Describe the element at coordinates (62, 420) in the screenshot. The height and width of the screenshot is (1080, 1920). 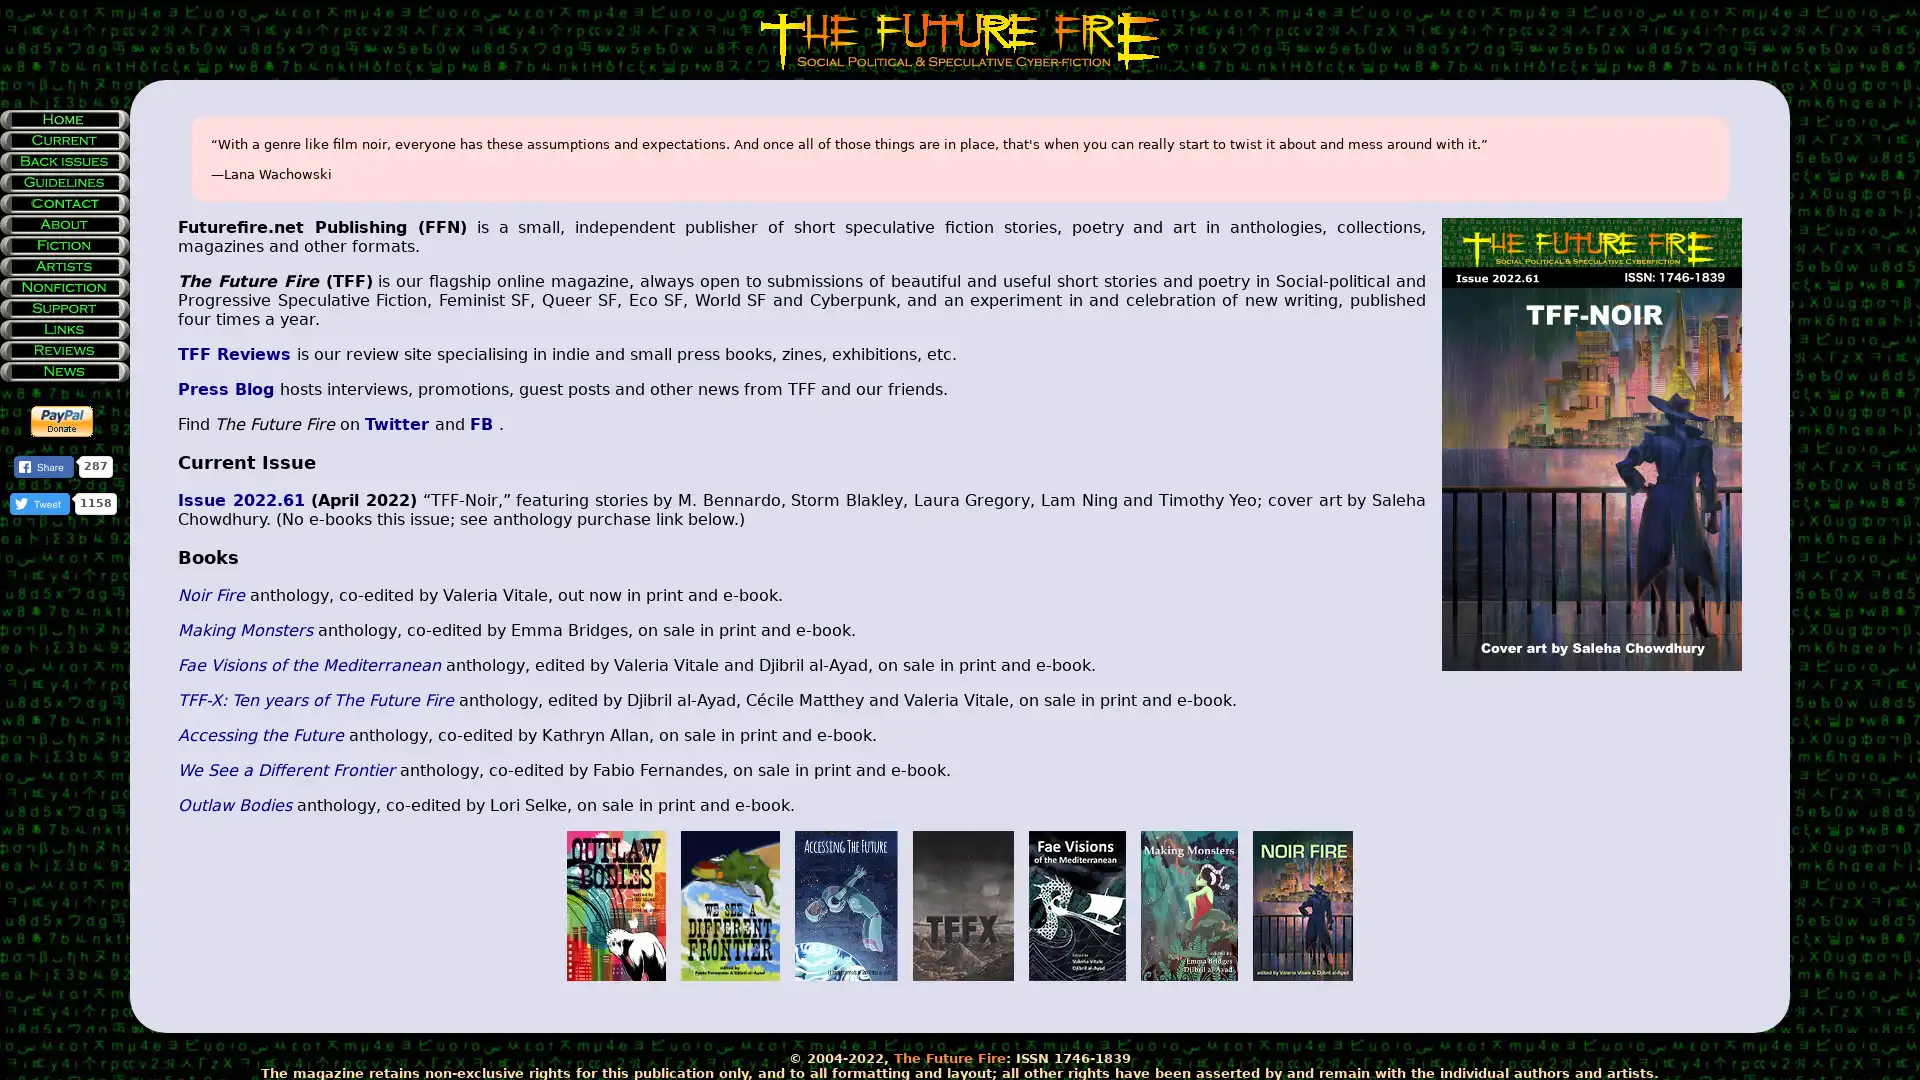
I see `Make payments with PayPal - it's fast, free and secure!` at that location.